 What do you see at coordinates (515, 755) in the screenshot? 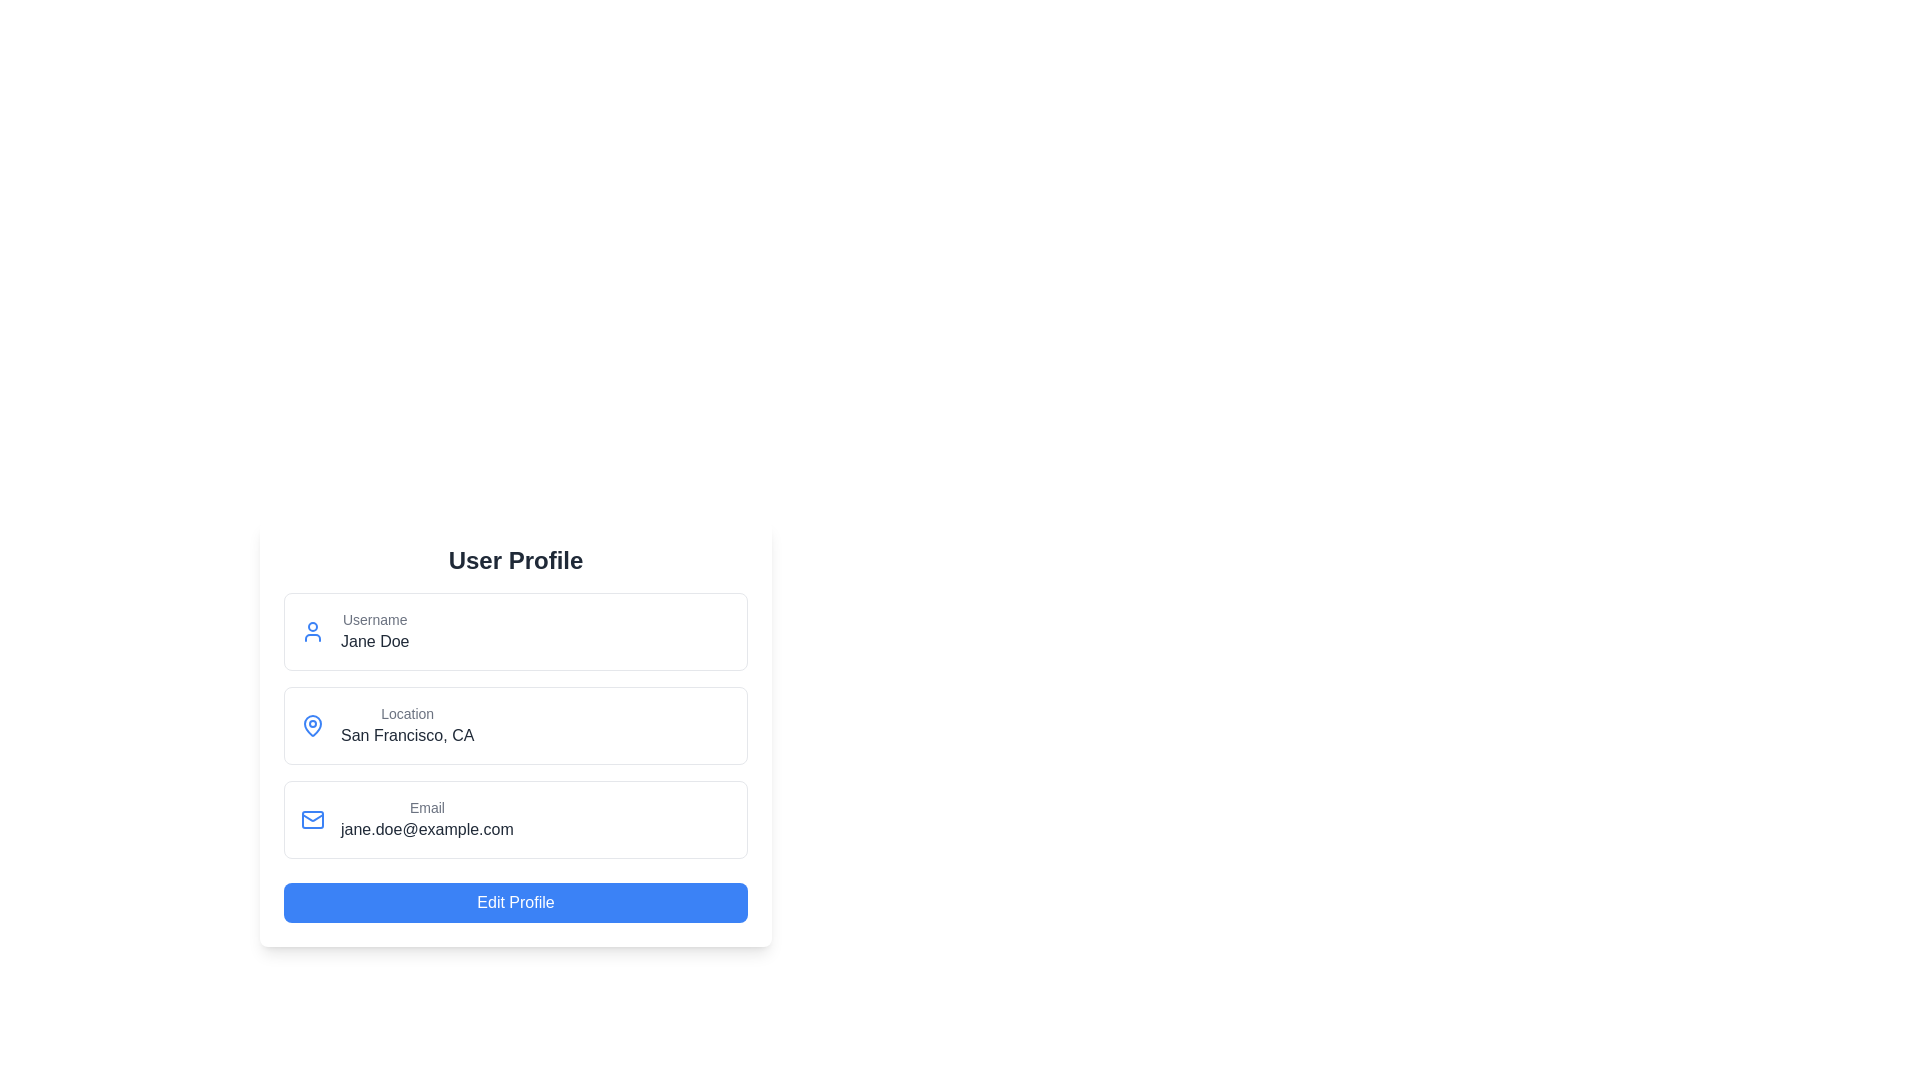
I see `location information displayed in the Information display section, which is positioned below the Username section and above the Email section in the user profile interface` at bounding box center [515, 755].